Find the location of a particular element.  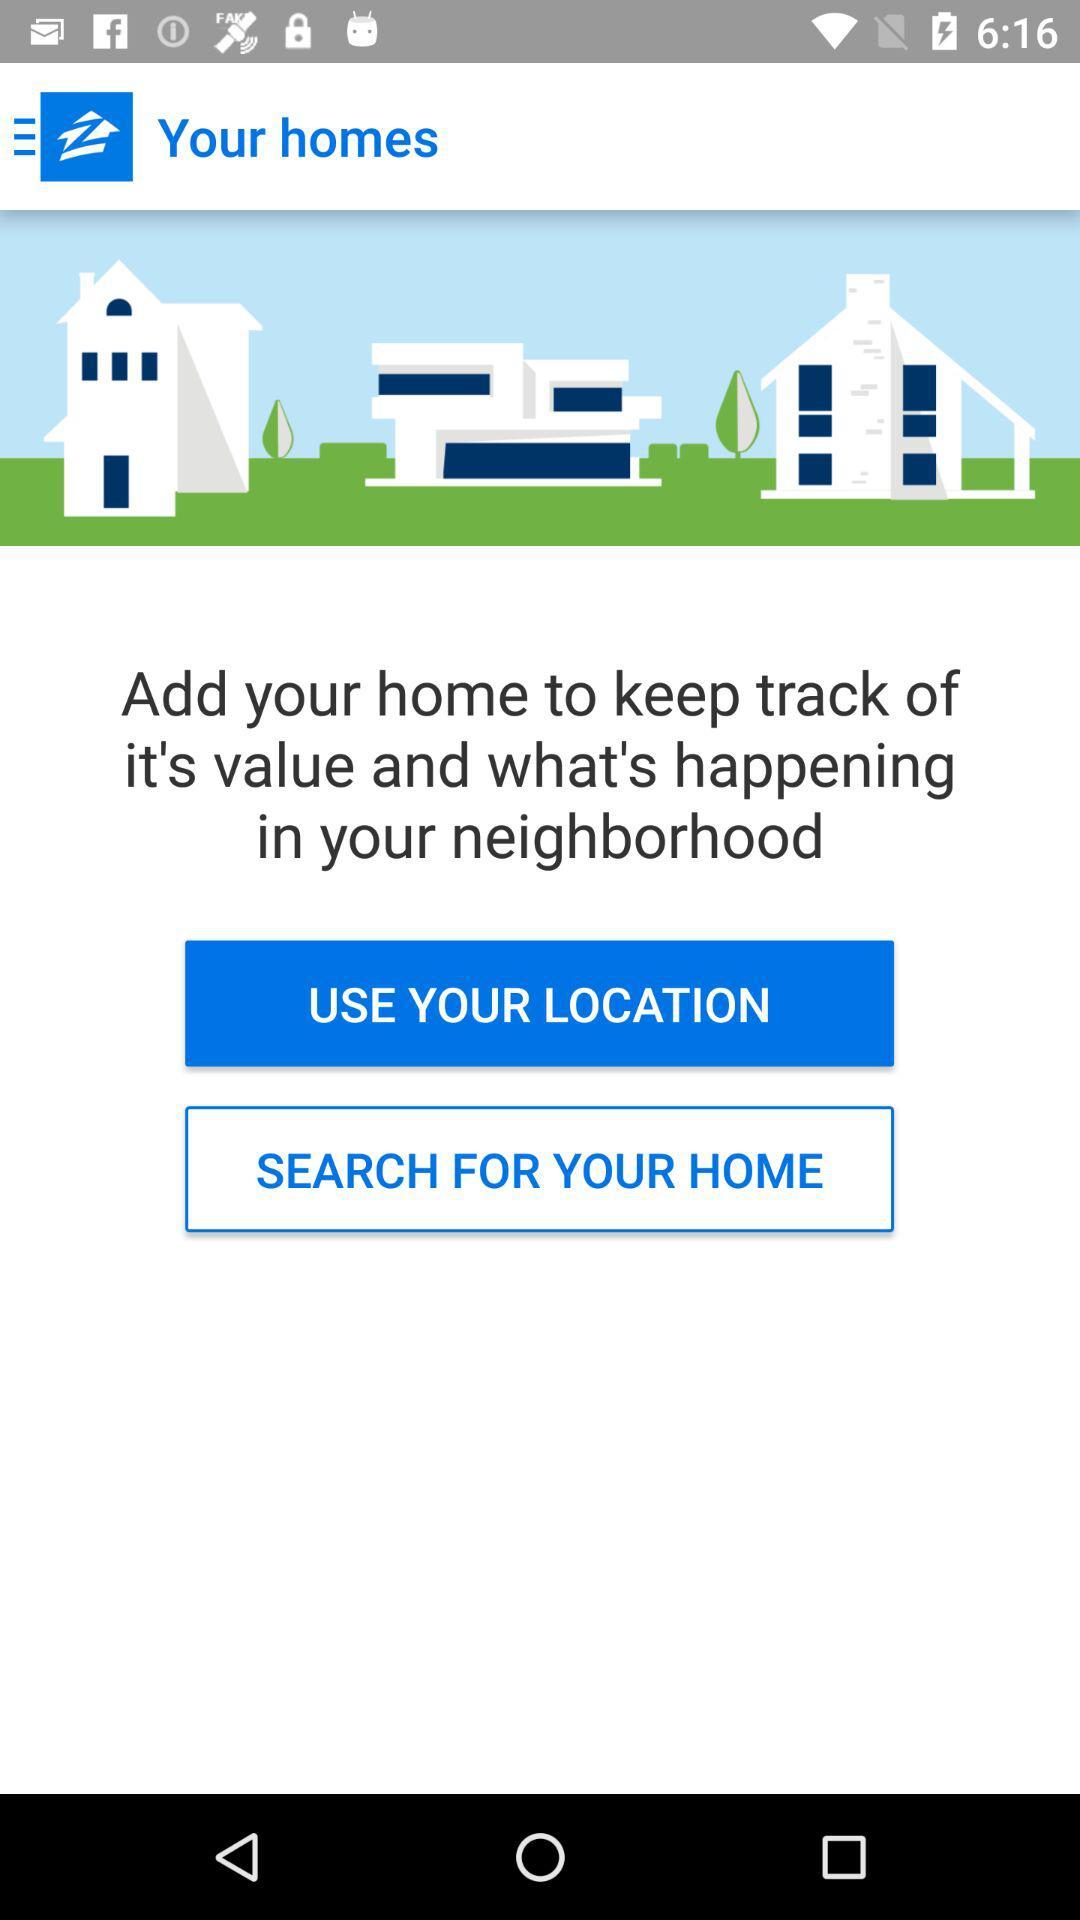

the icon above search for your item is located at coordinates (538, 1003).